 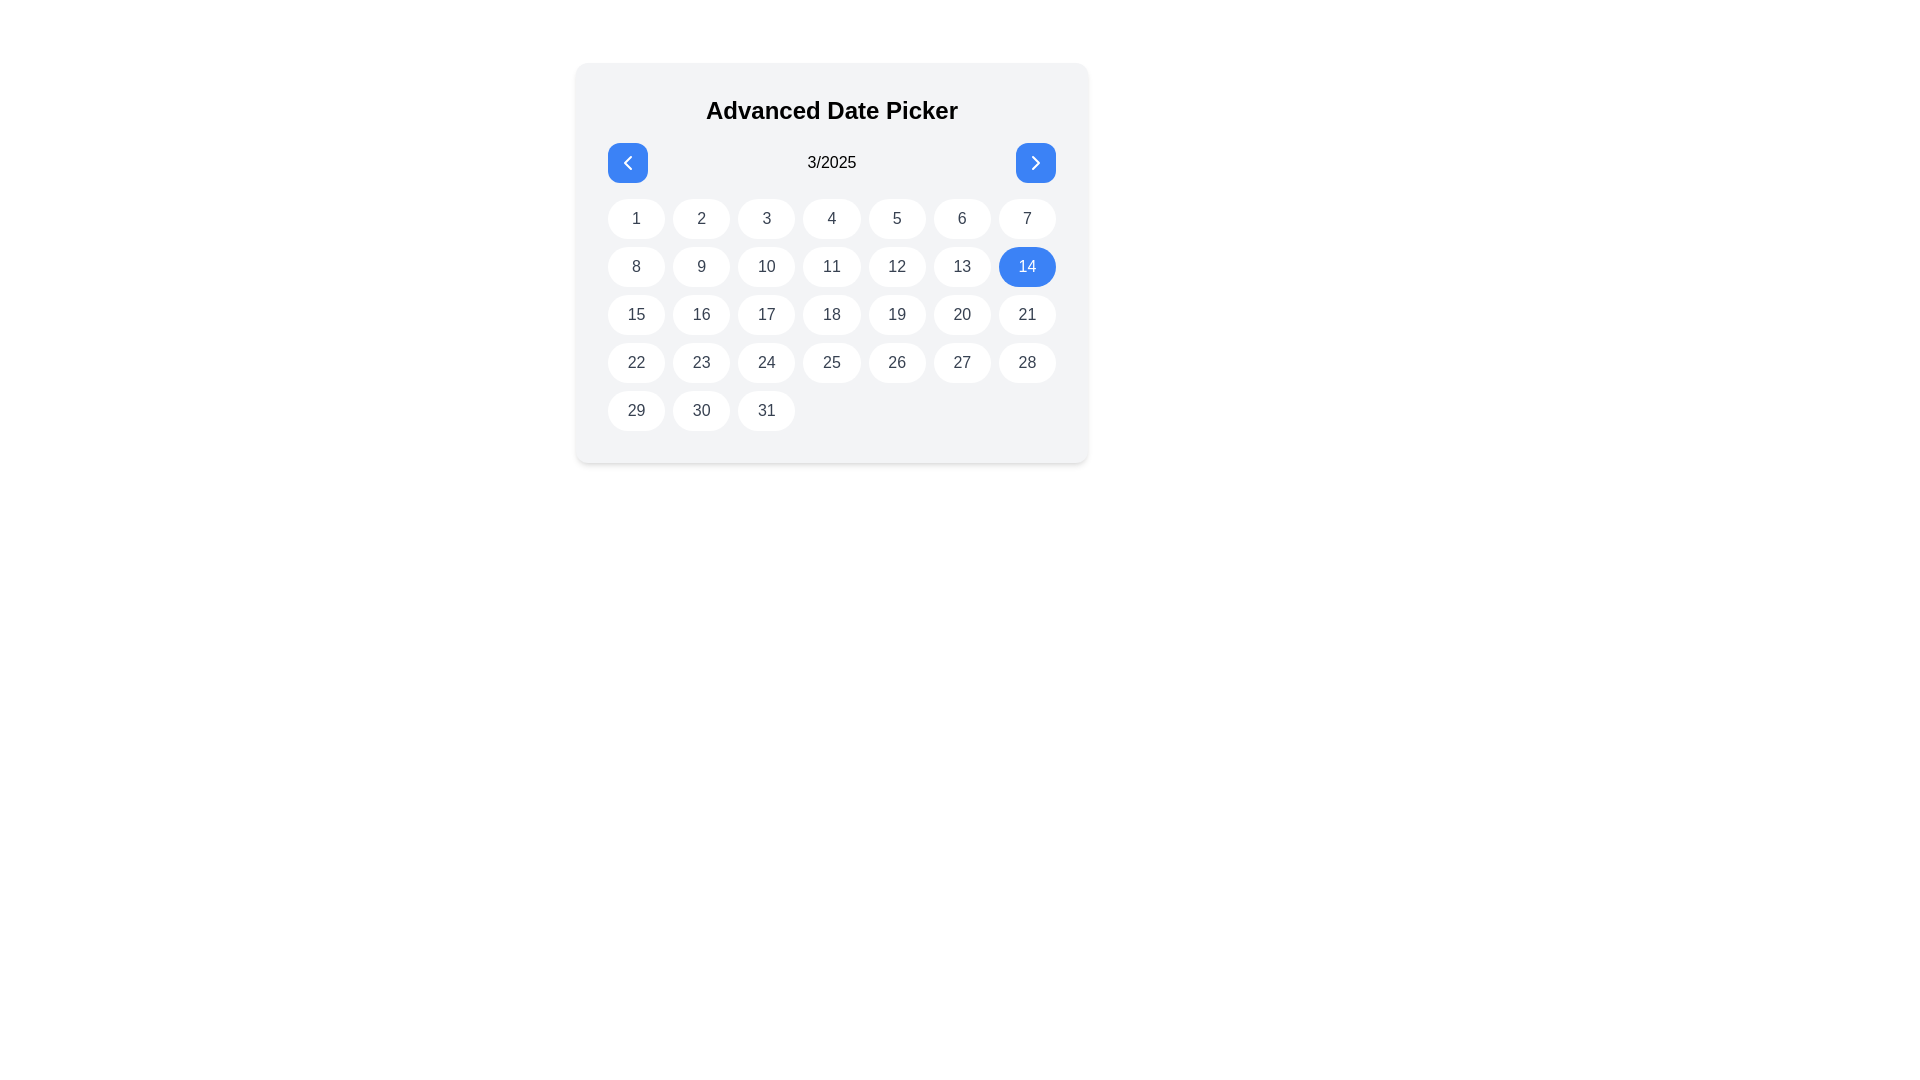 What do you see at coordinates (831, 265) in the screenshot?
I see `the circular button labeled '11' in the calendar grid` at bounding box center [831, 265].